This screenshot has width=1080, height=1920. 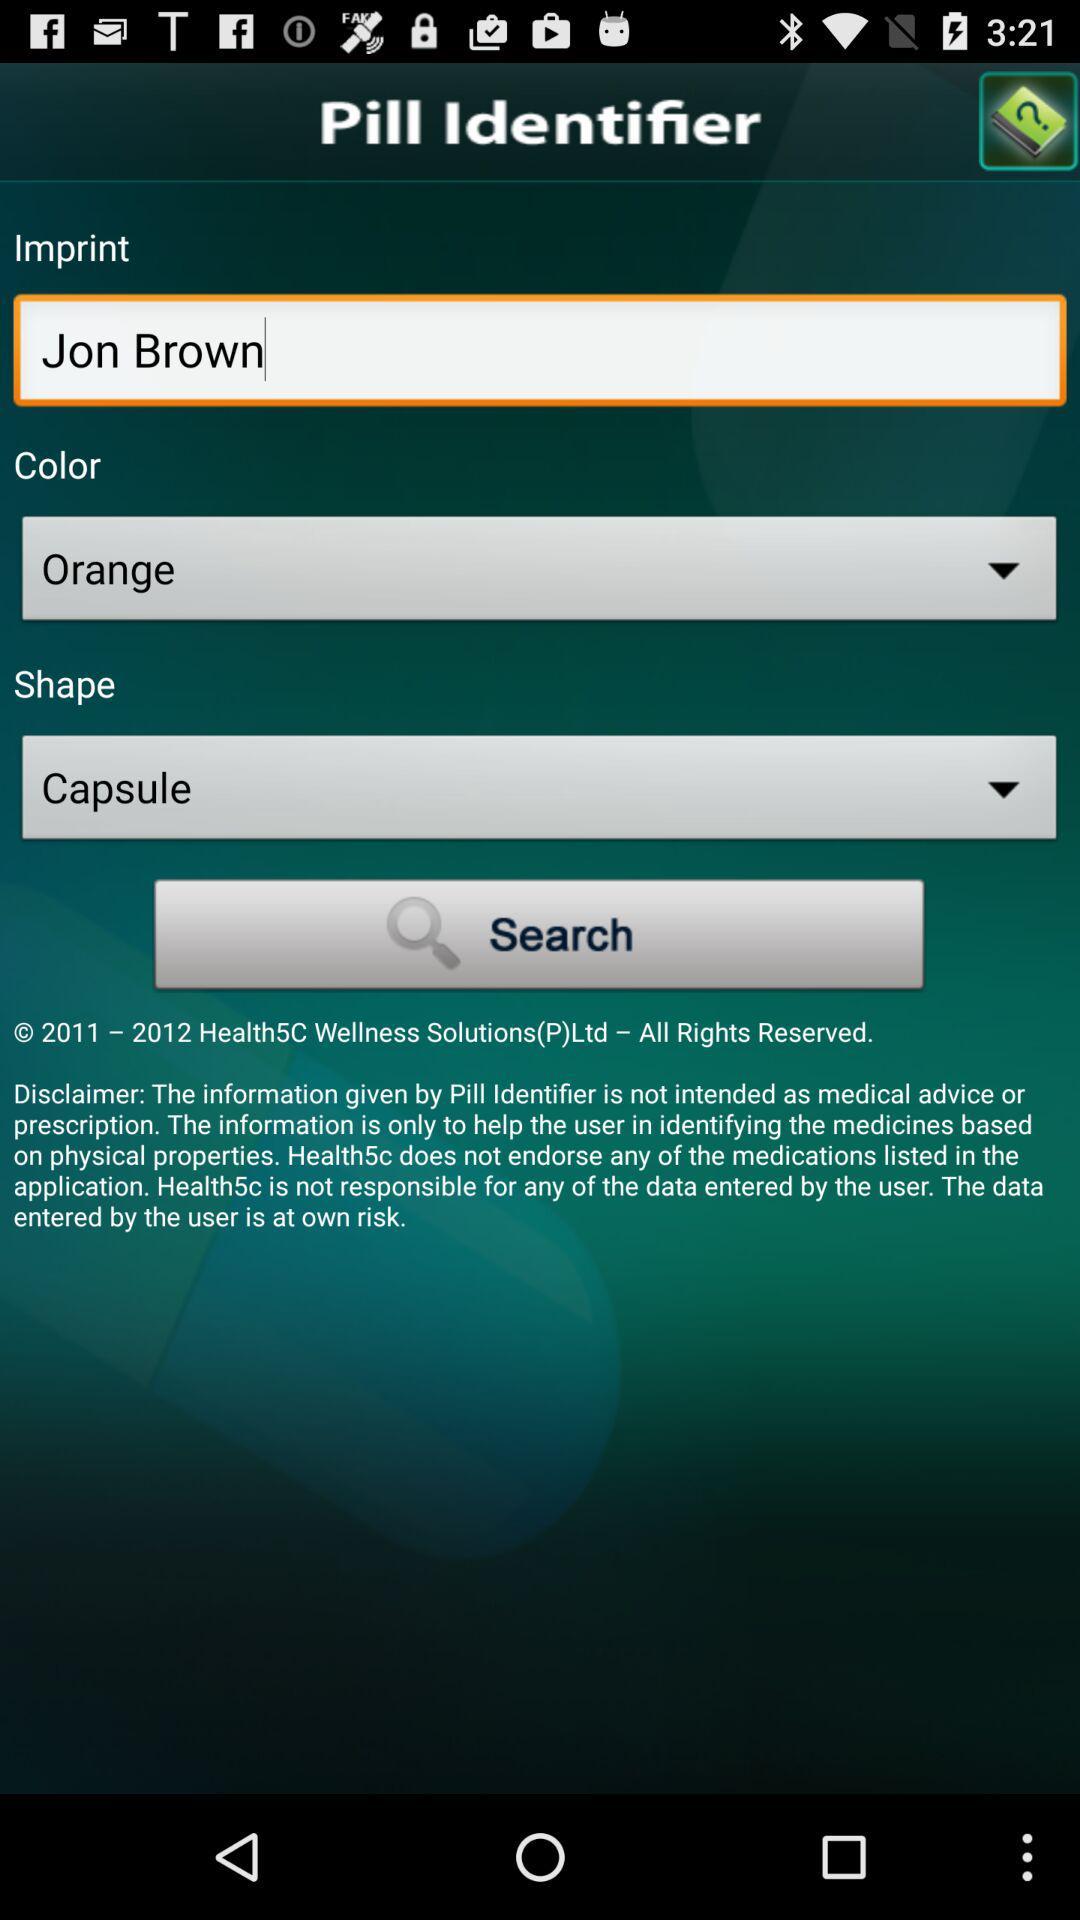 I want to click on search for specifics, so click(x=540, y=934).